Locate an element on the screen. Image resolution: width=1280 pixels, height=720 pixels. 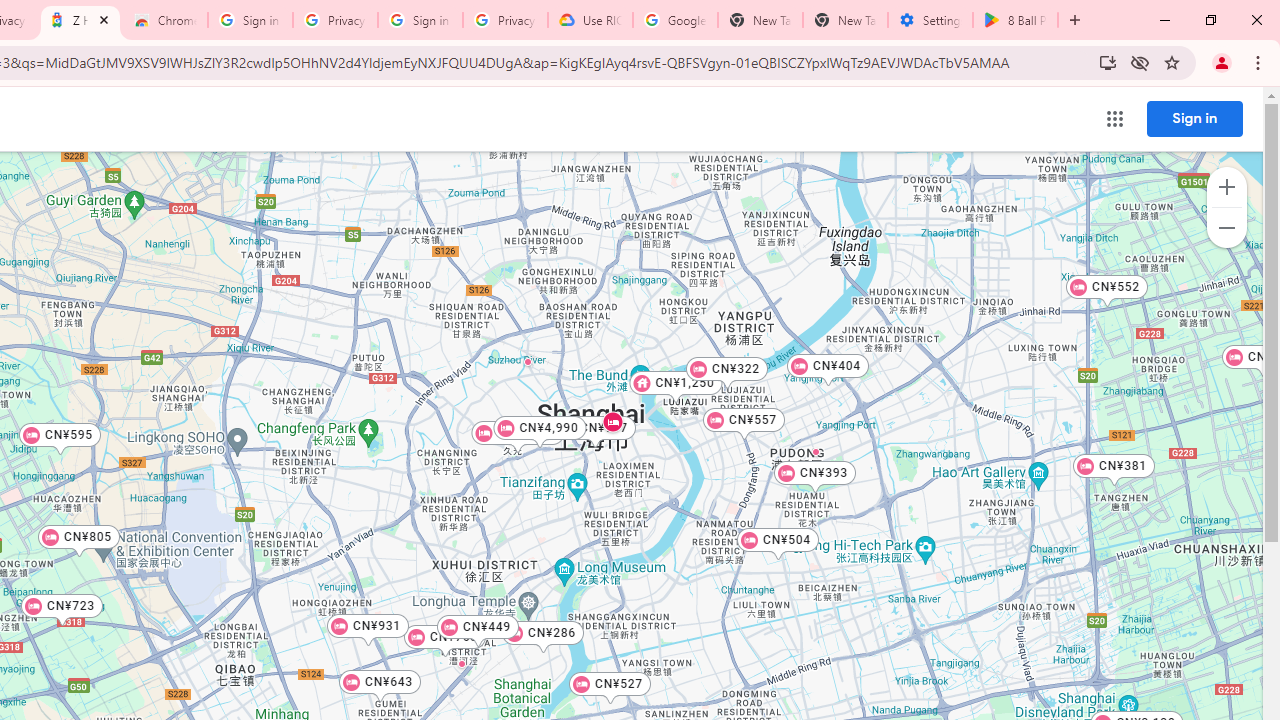
'Z Hotel - Google hotels' is located at coordinates (80, 20).